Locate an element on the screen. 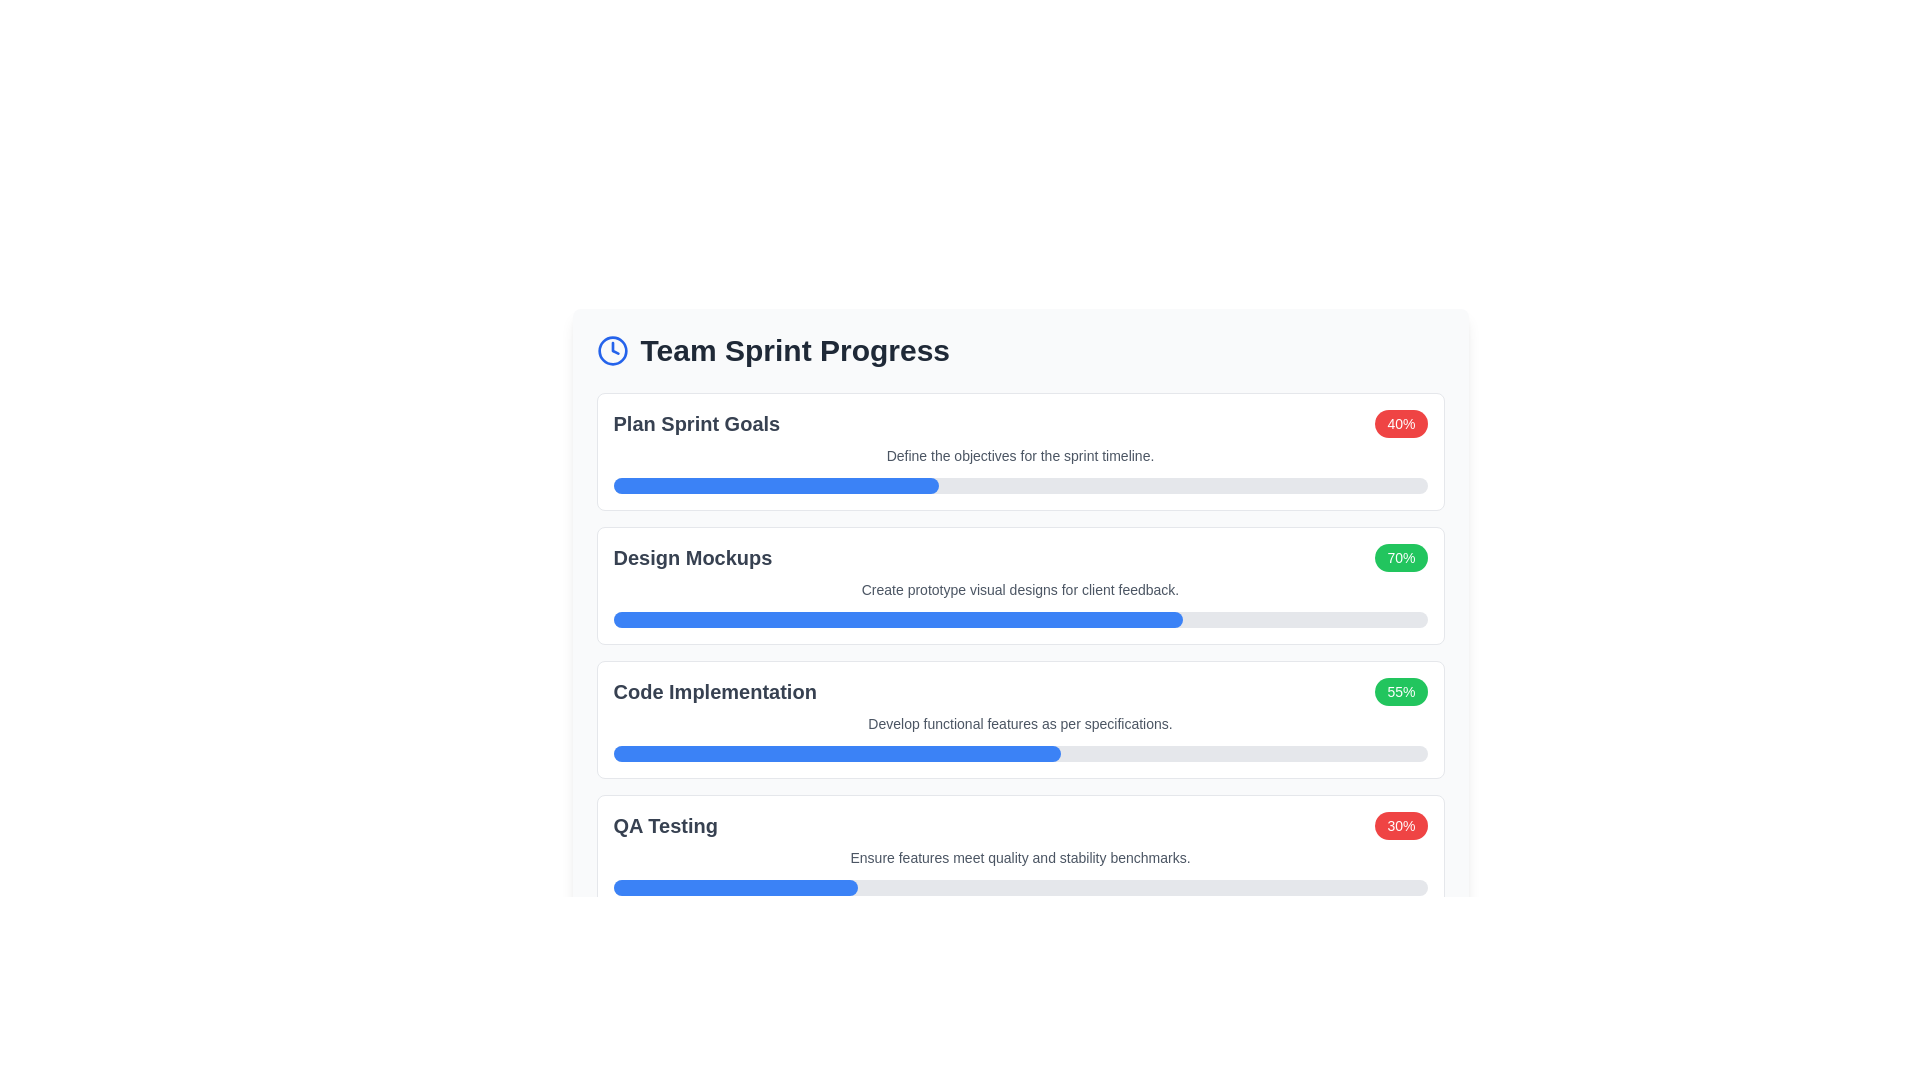 This screenshot has width=1920, height=1080. the progress percentage label indicating completion for the 'Code Implementation' task, located at the far-right end of its row is located at coordinates (1400, 690).